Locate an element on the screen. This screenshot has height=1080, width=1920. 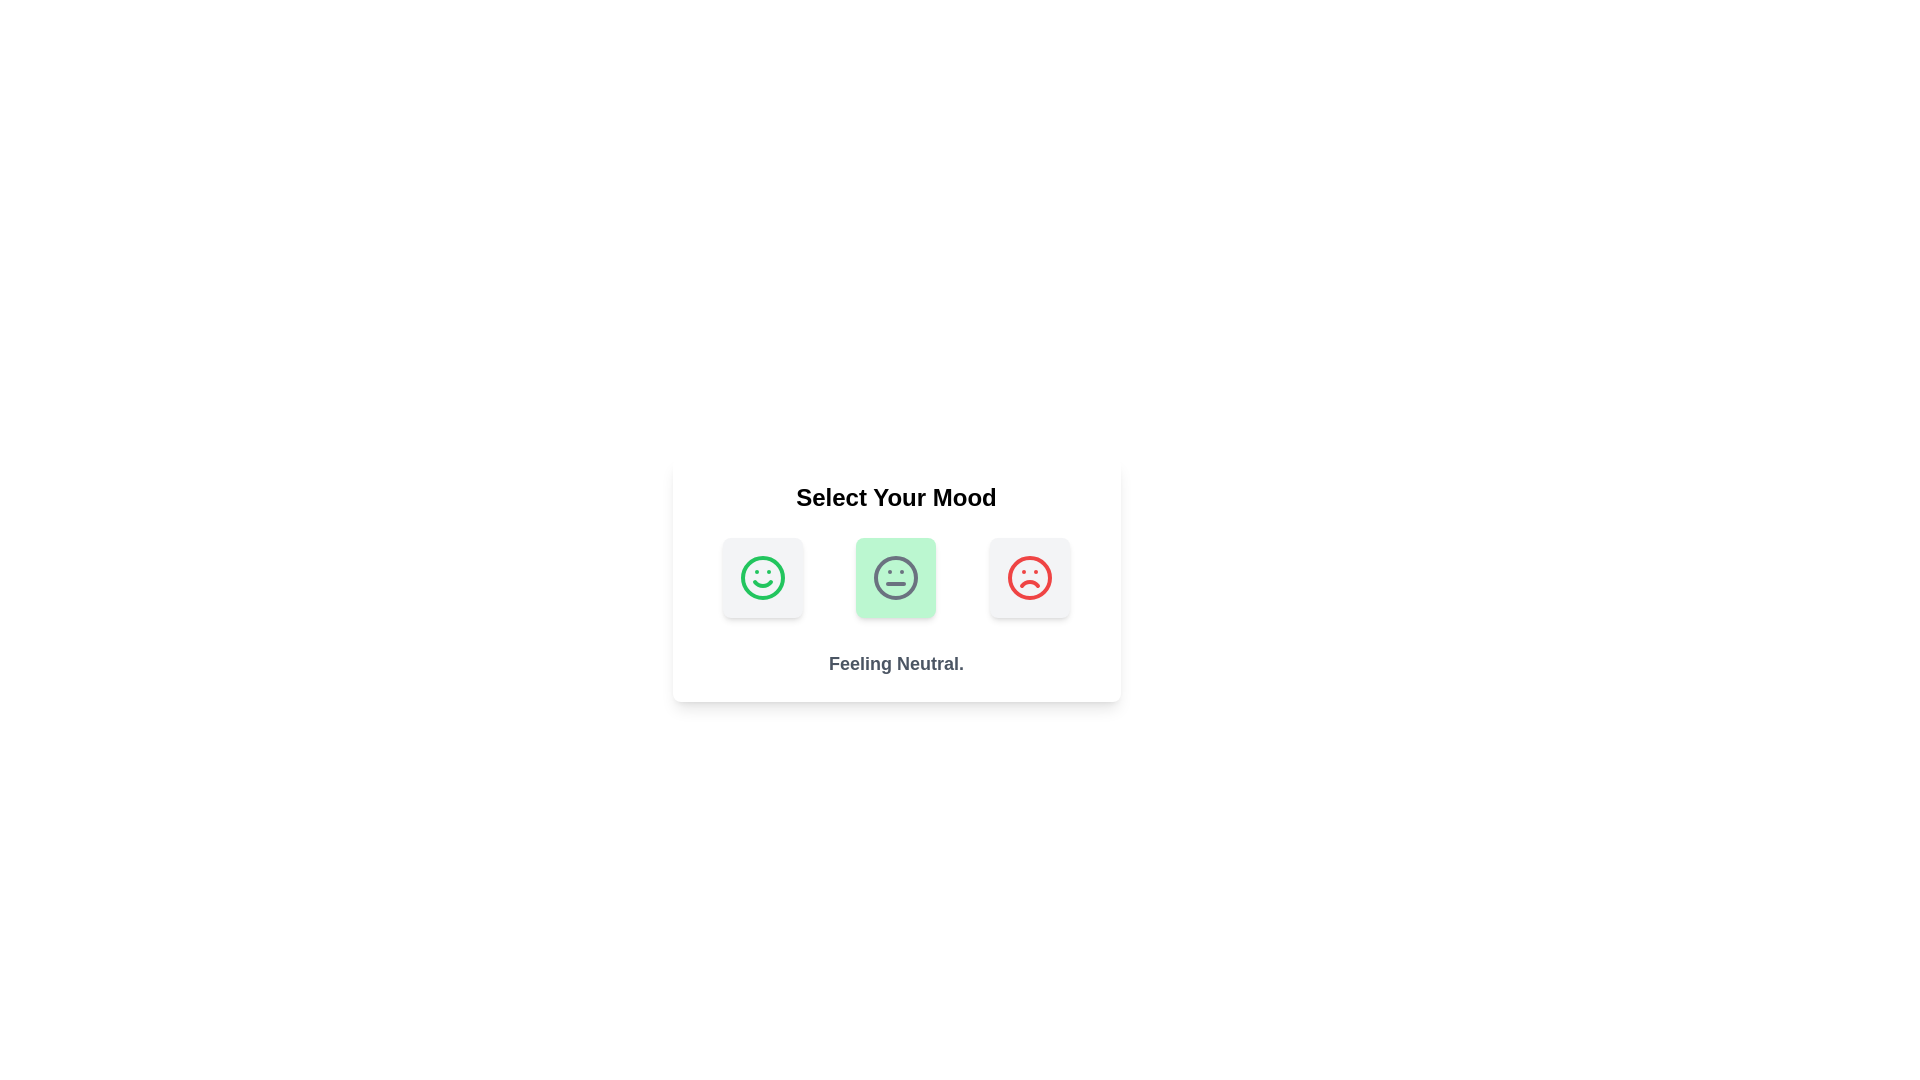
mood description from the caption 'Feeling Neutral.' located at the bottom center of the mood selection panel with a white background and rounded corners is located at coordinates (895, 579).